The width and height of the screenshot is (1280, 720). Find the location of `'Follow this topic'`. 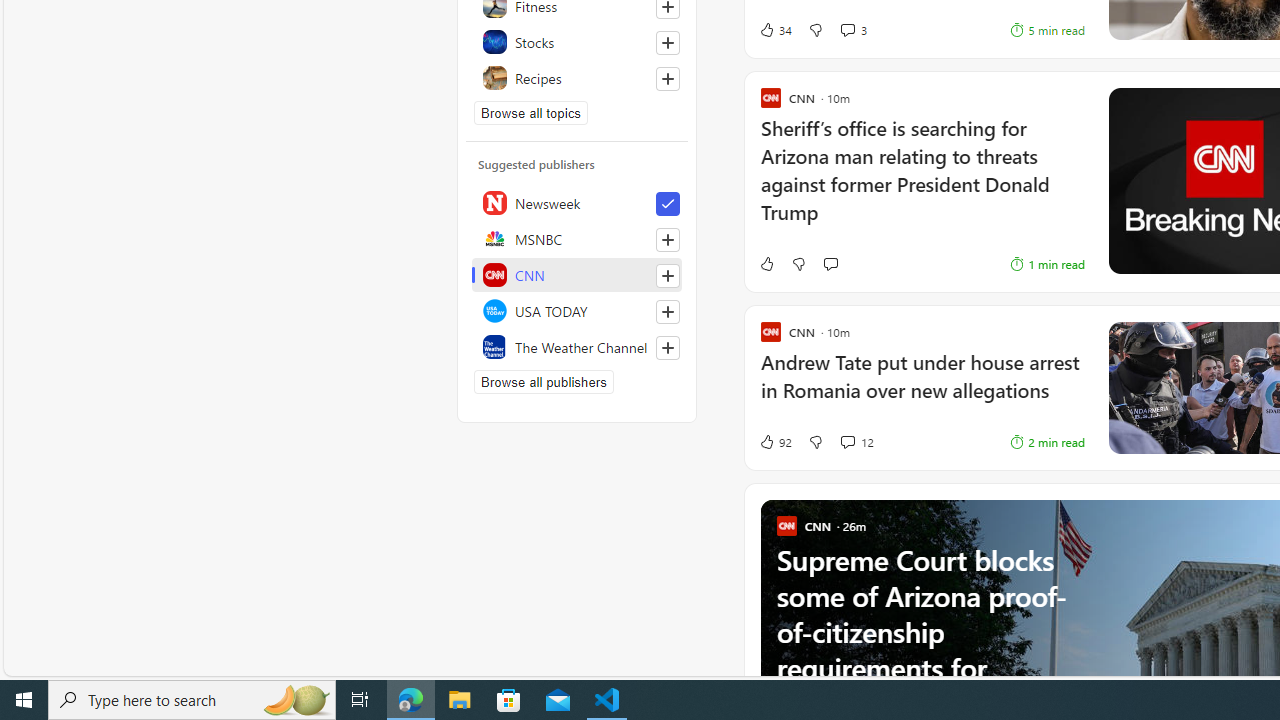

'Follow this topic' is located at coordinates (667, 77).